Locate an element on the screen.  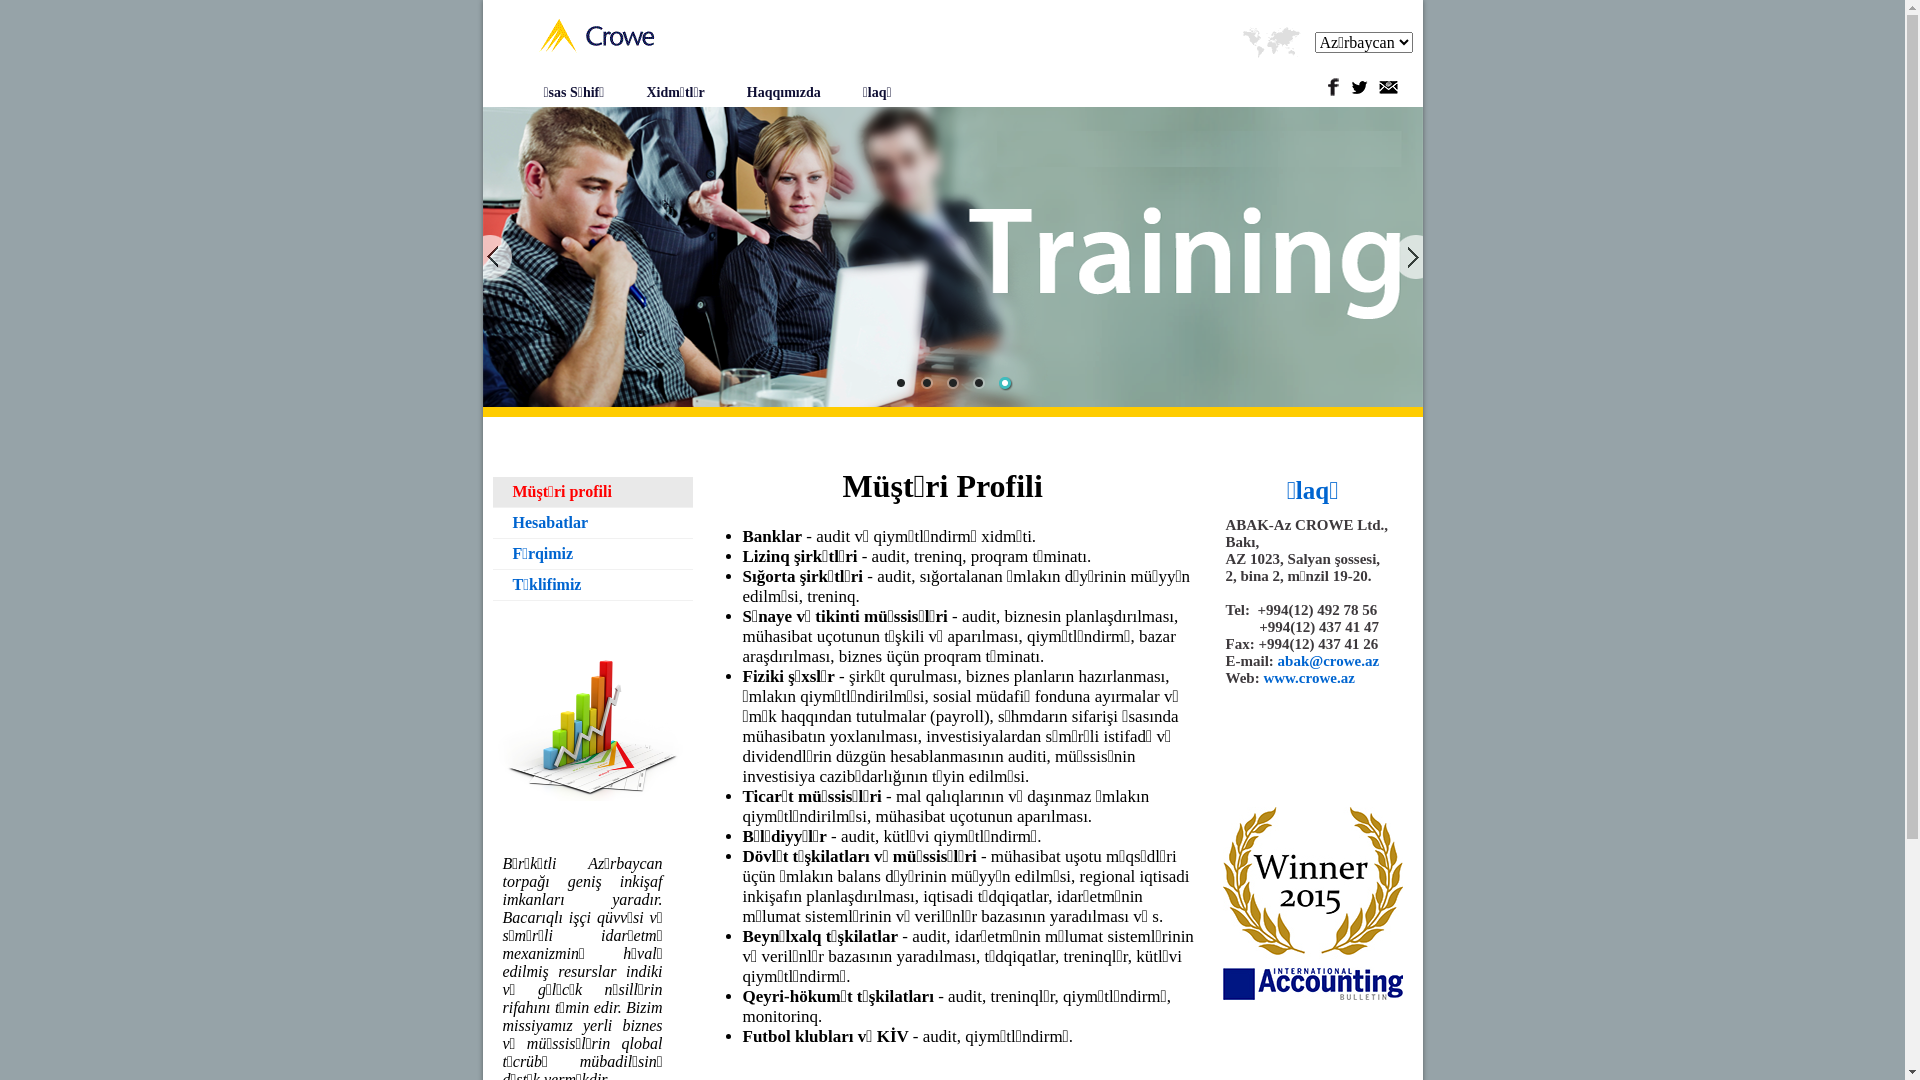
'abak@crowe.az' is located at coordinates (1329, 660).